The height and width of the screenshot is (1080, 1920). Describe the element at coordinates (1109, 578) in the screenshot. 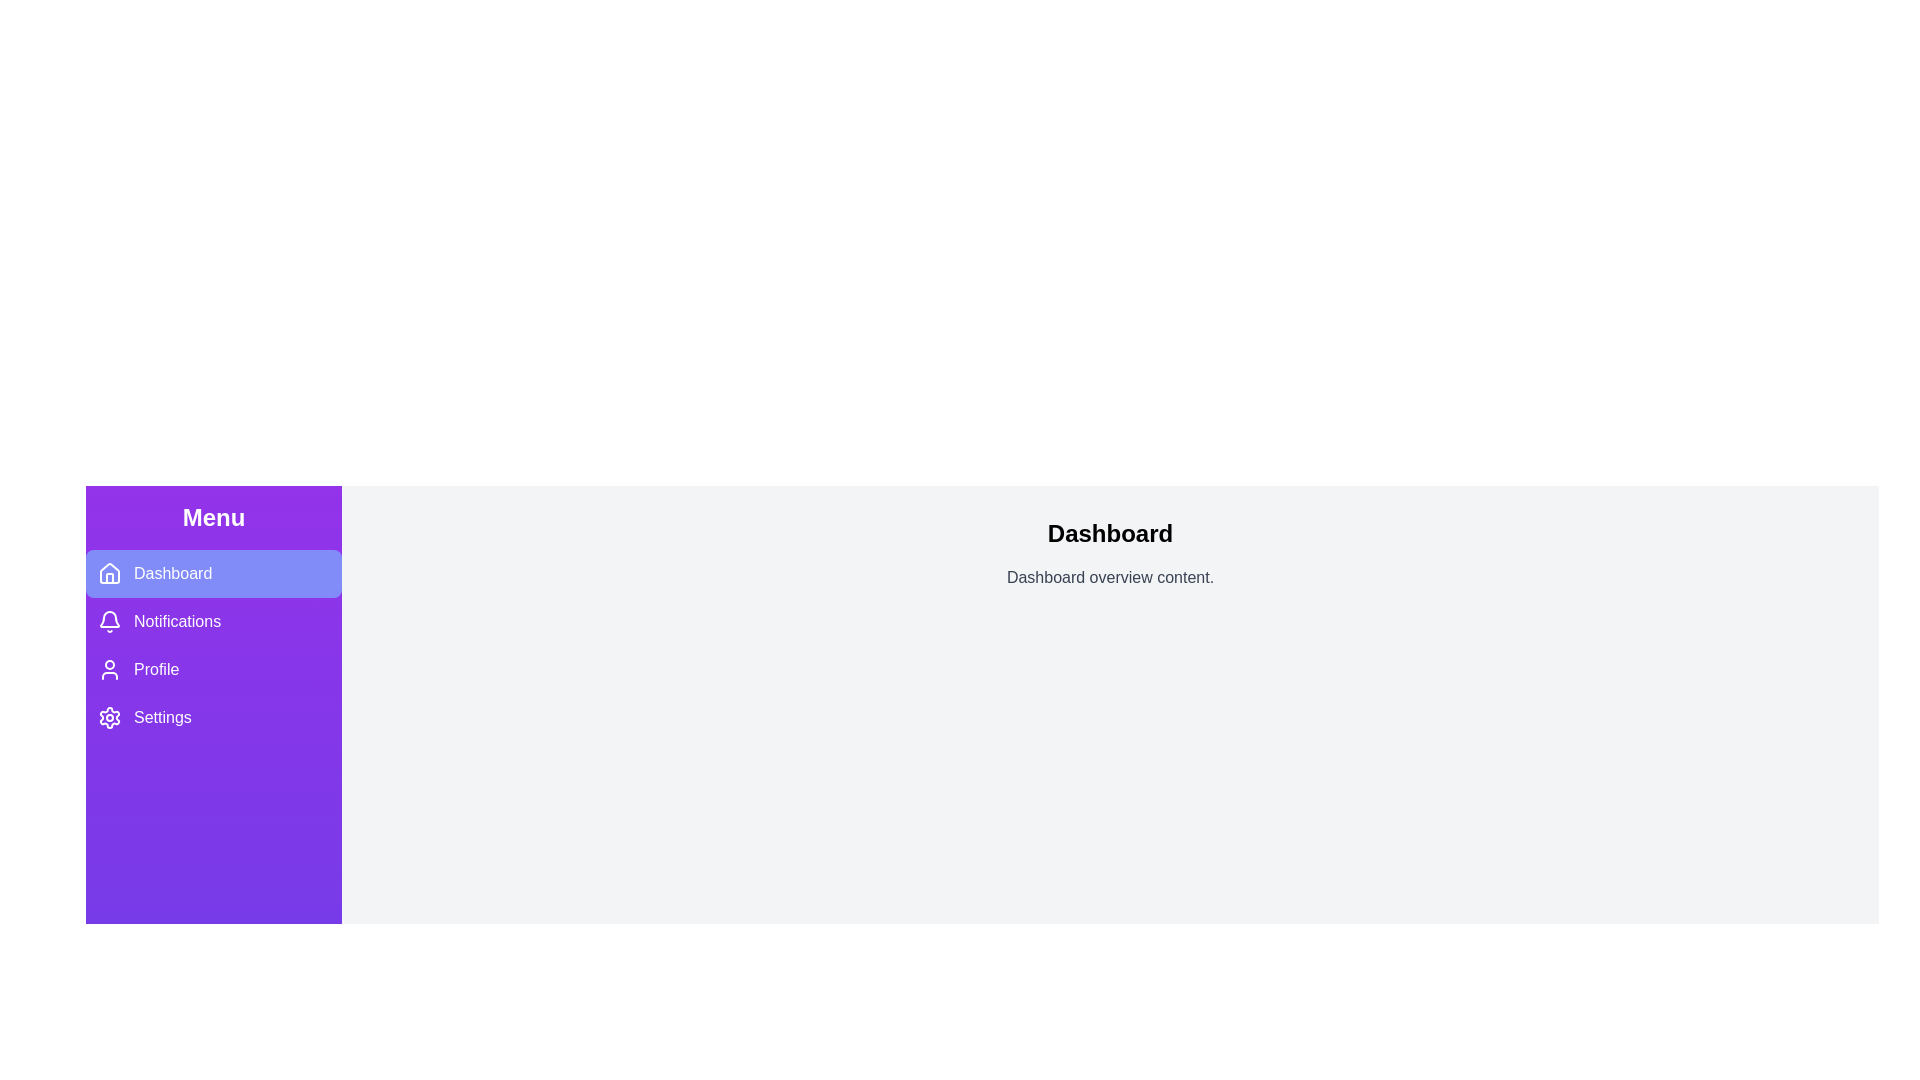

I see `text block containing the phrase 'Dashboard overview content.' which is styled with a gray, medium-sized font and is positioned directly under the title 'Dashboard.'` at that location.